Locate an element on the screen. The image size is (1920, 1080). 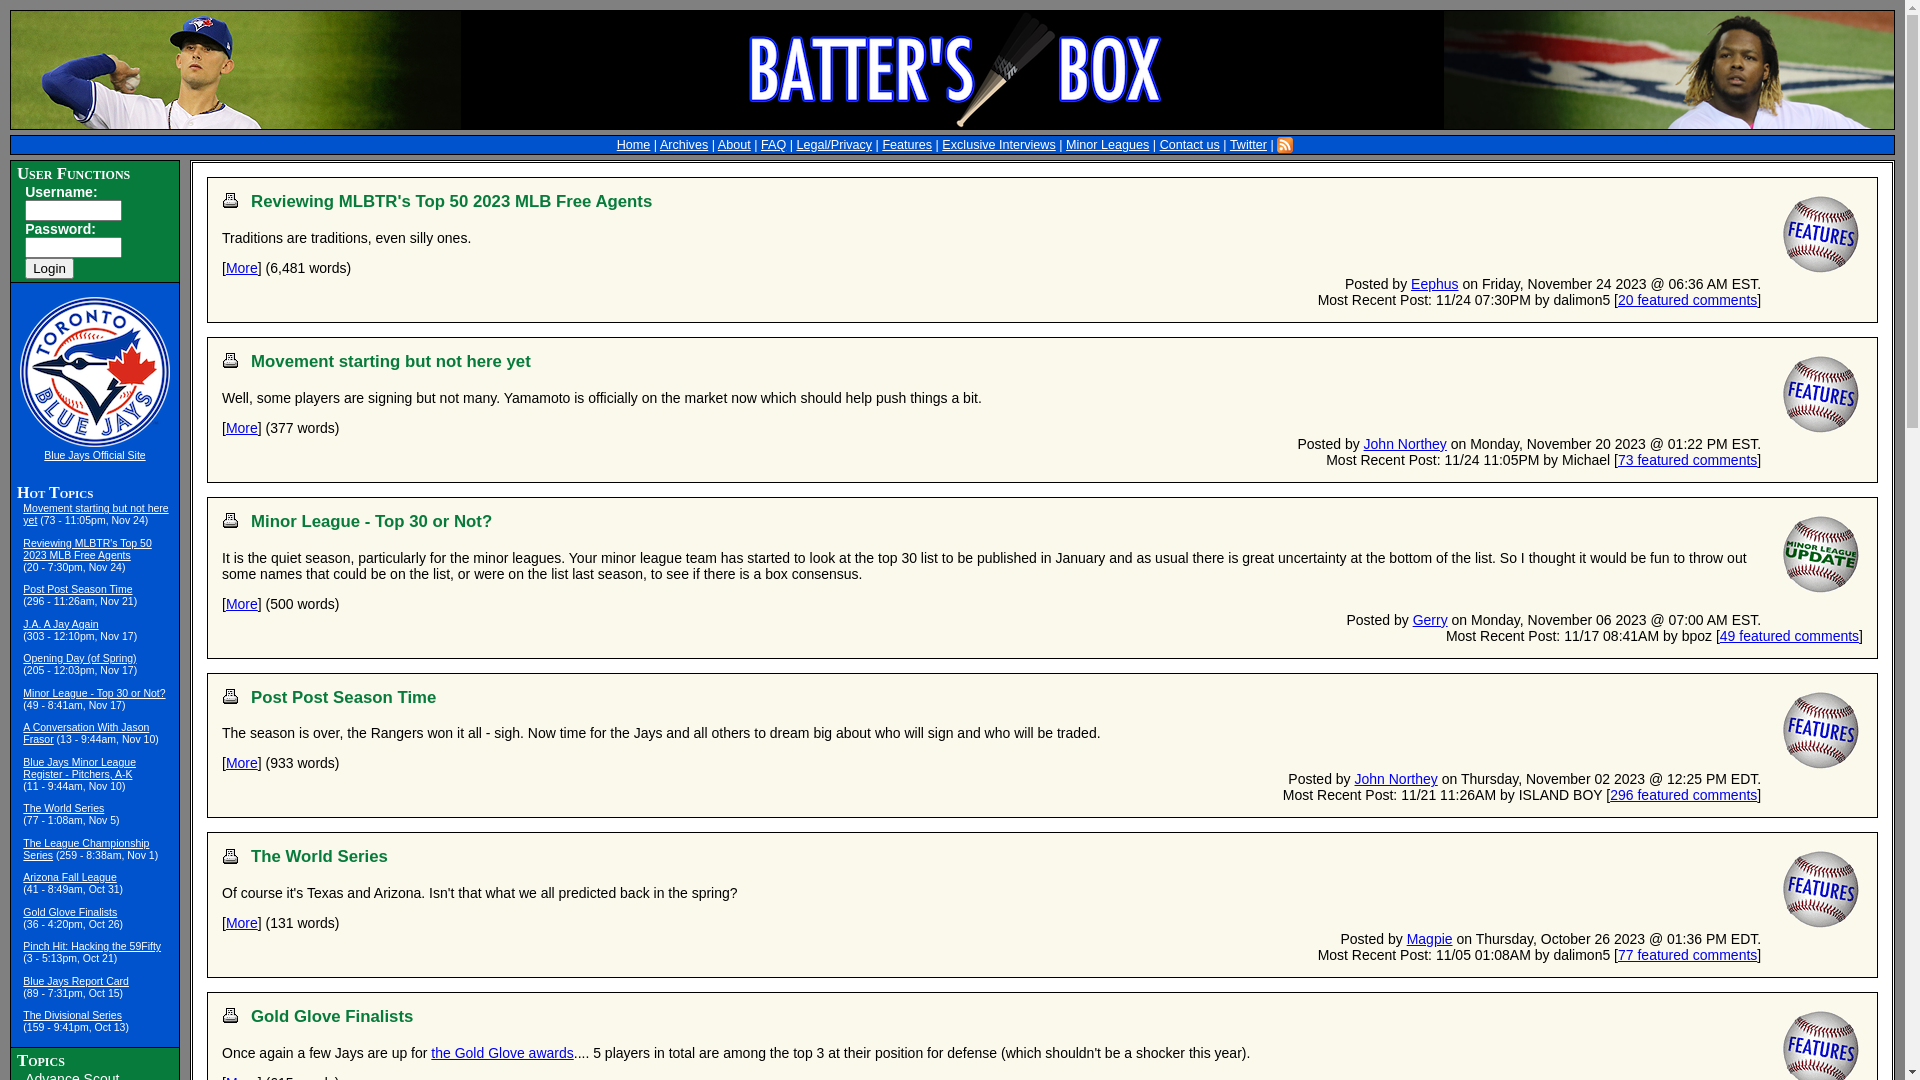
'Gerry' is located at coordinates (1429, 619).